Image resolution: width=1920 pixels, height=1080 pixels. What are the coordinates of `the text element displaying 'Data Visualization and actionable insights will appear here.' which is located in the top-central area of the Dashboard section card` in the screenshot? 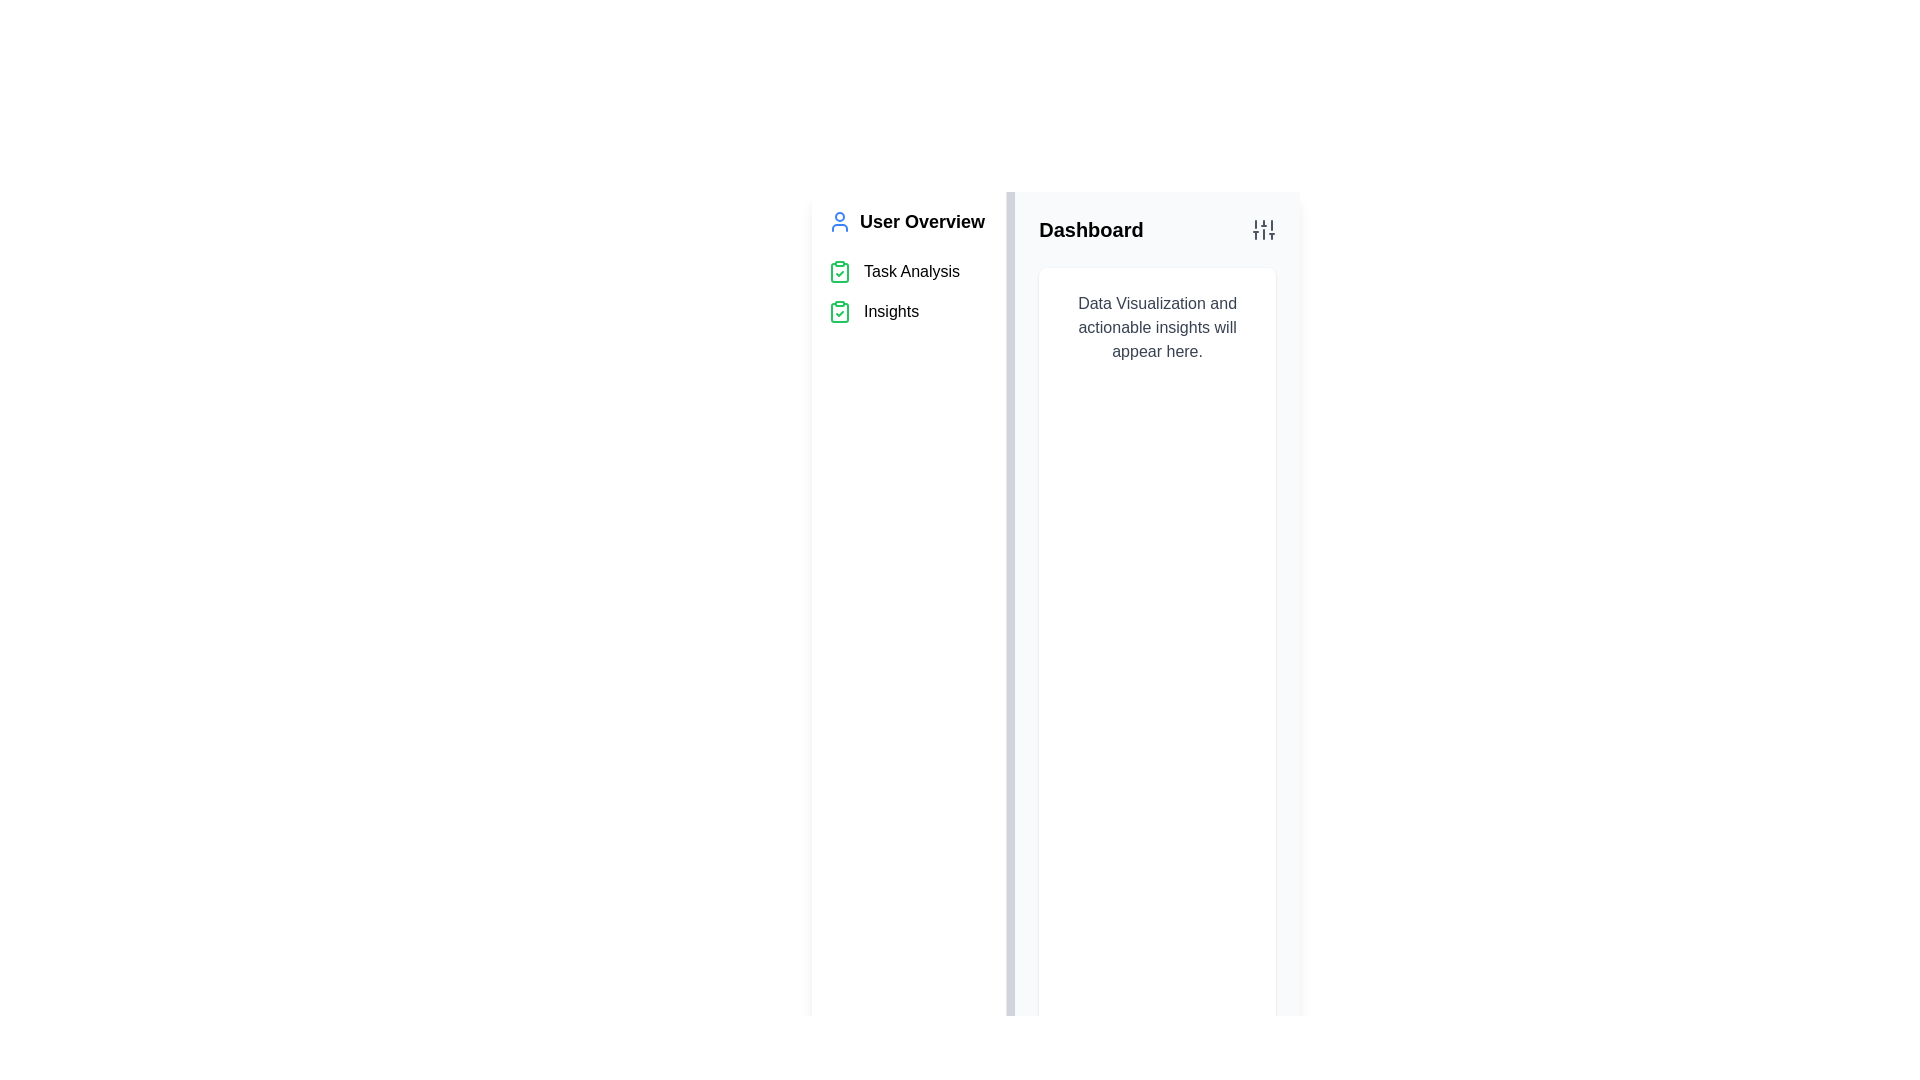 It's located at (1157, 326).